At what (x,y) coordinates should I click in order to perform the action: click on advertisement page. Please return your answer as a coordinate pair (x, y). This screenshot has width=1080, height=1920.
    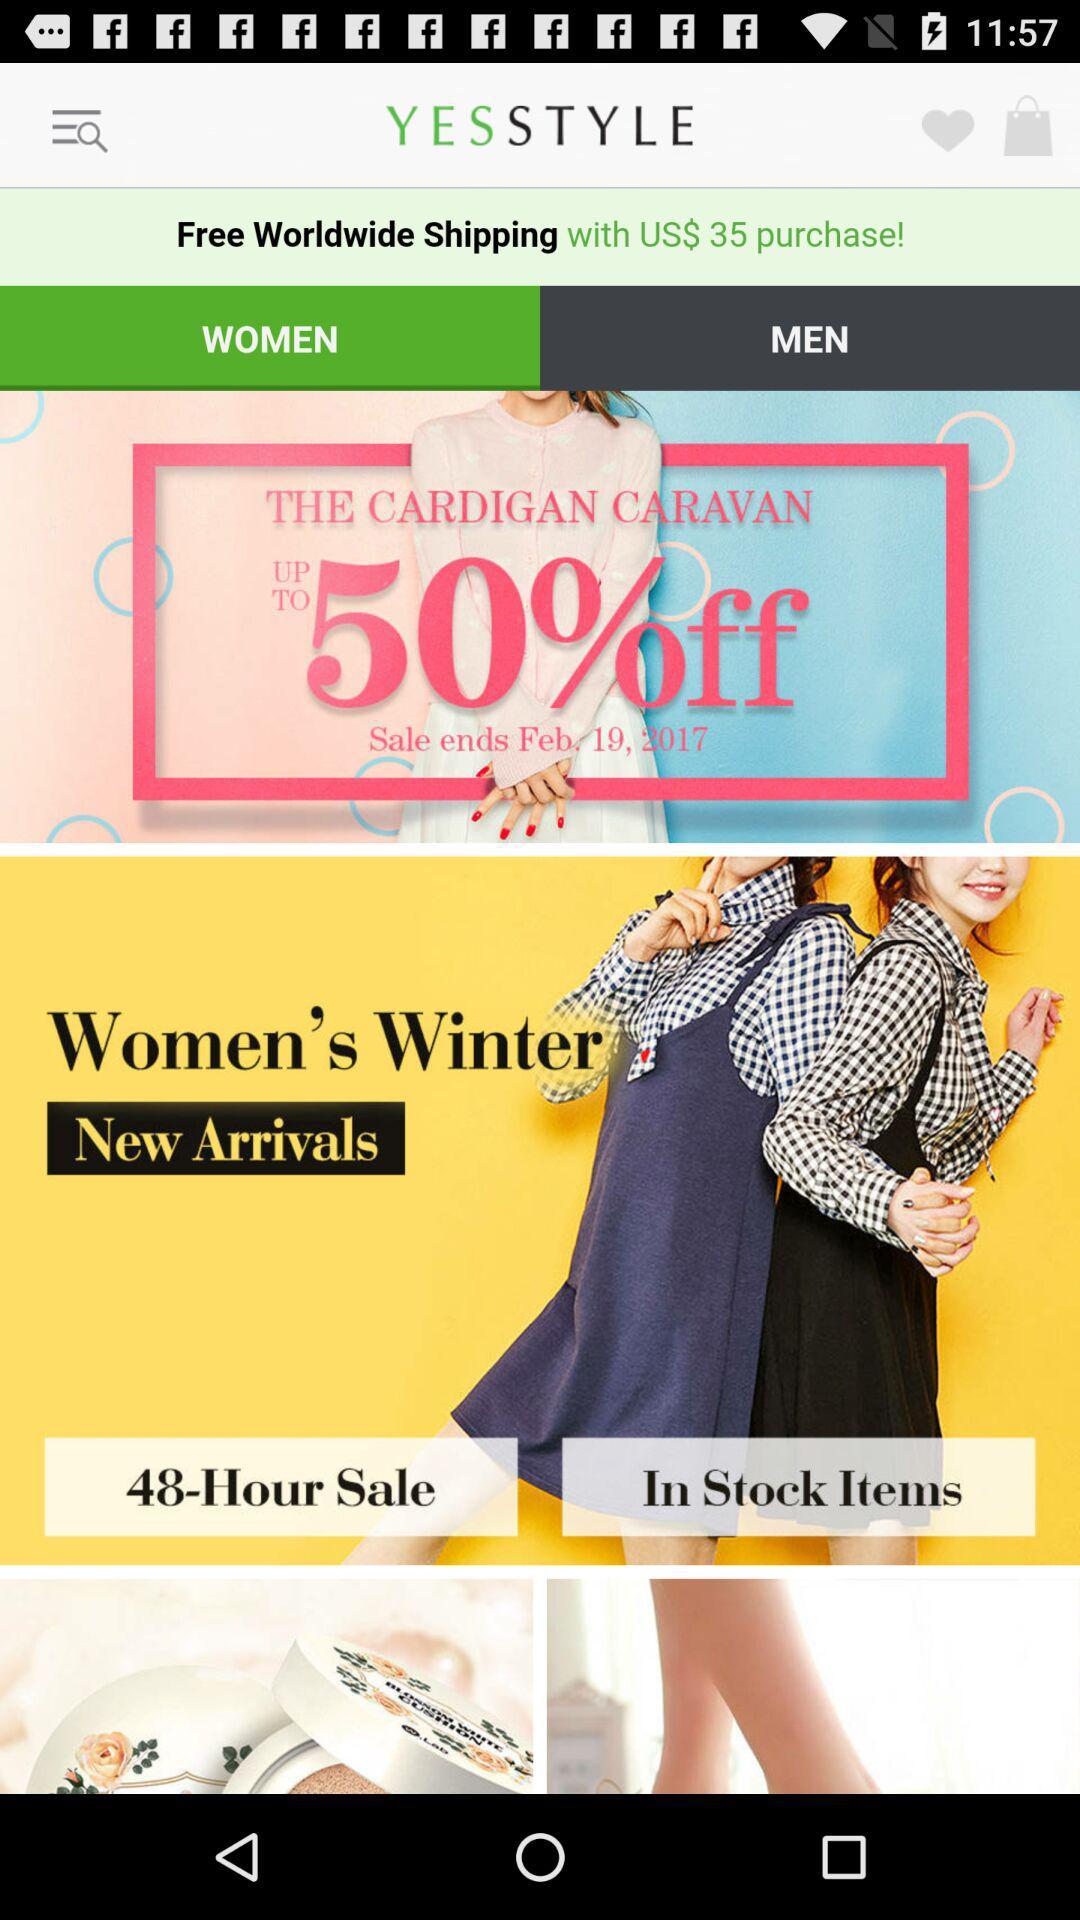
    Looking at the image, I should click on (270, 1480).